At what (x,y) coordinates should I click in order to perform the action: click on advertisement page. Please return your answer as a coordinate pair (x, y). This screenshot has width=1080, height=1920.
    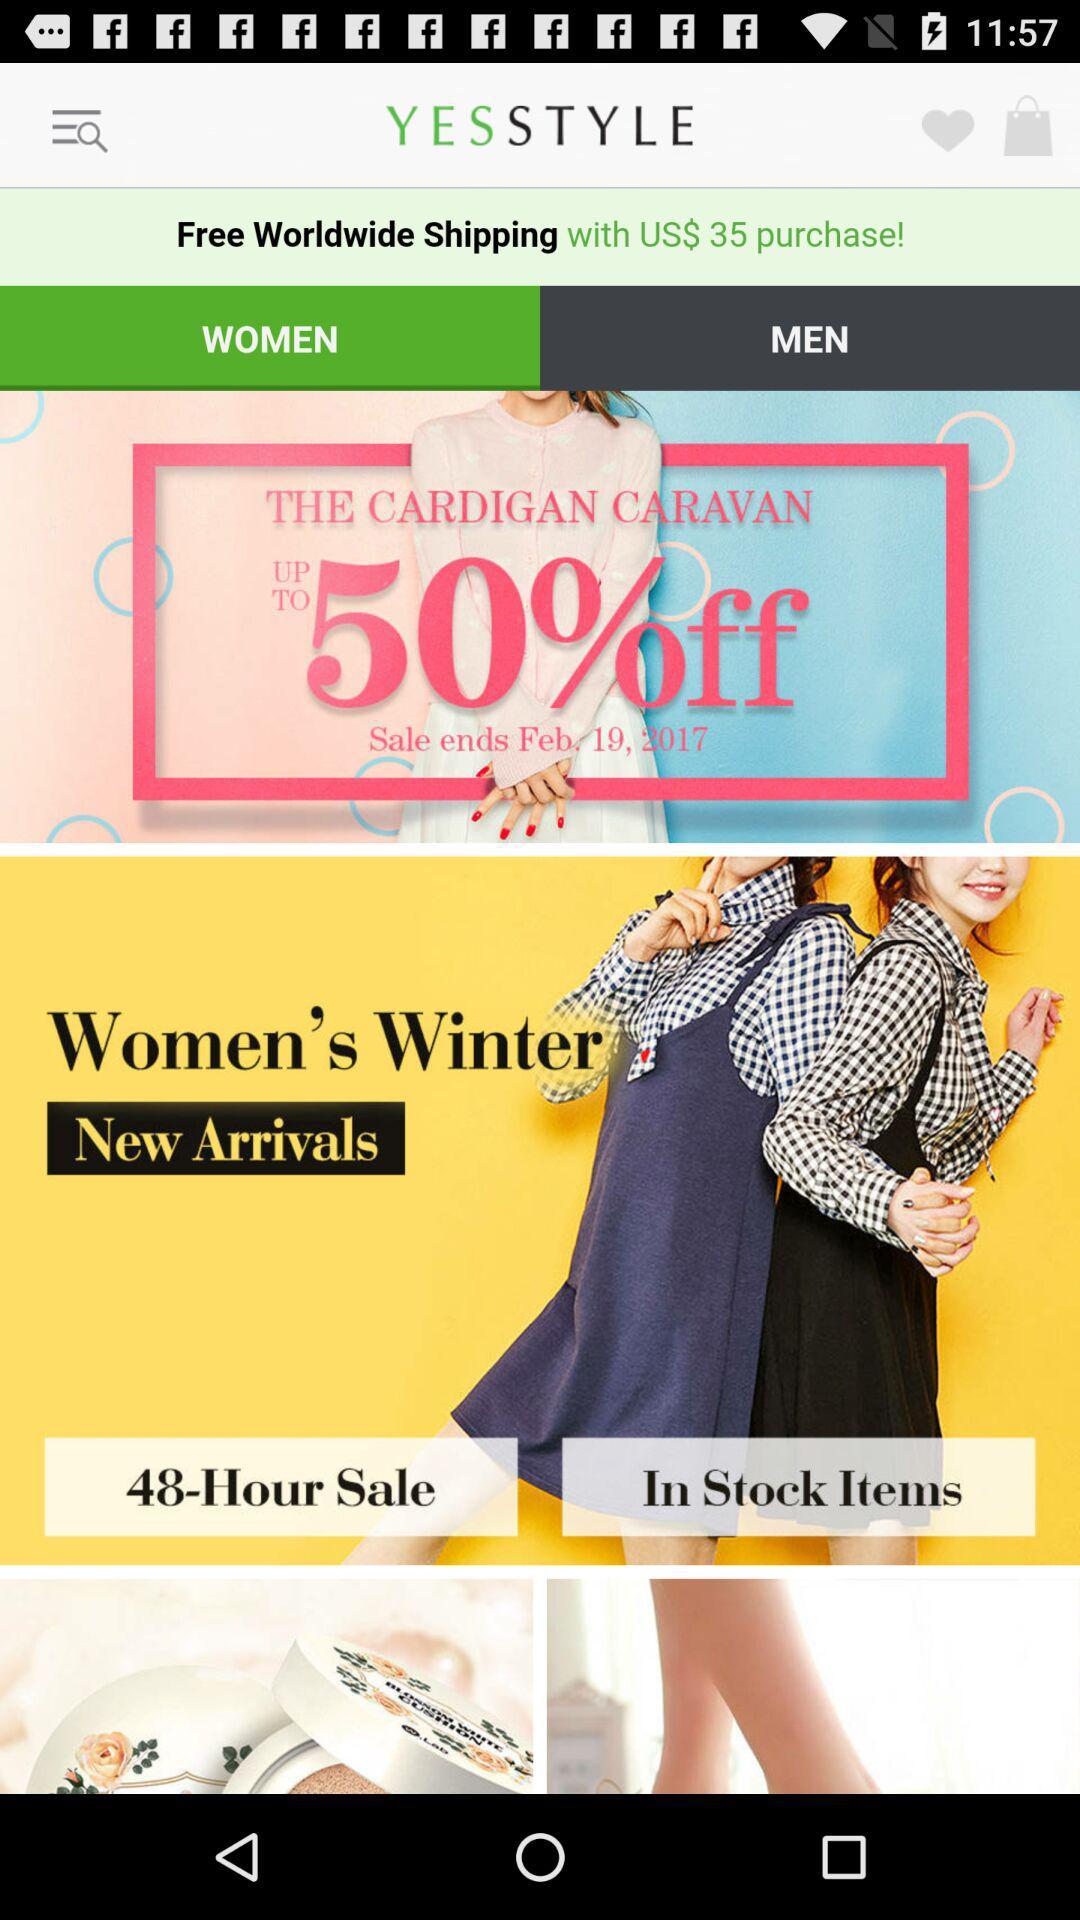
    Looking at the image, I should click on (270, 1480).